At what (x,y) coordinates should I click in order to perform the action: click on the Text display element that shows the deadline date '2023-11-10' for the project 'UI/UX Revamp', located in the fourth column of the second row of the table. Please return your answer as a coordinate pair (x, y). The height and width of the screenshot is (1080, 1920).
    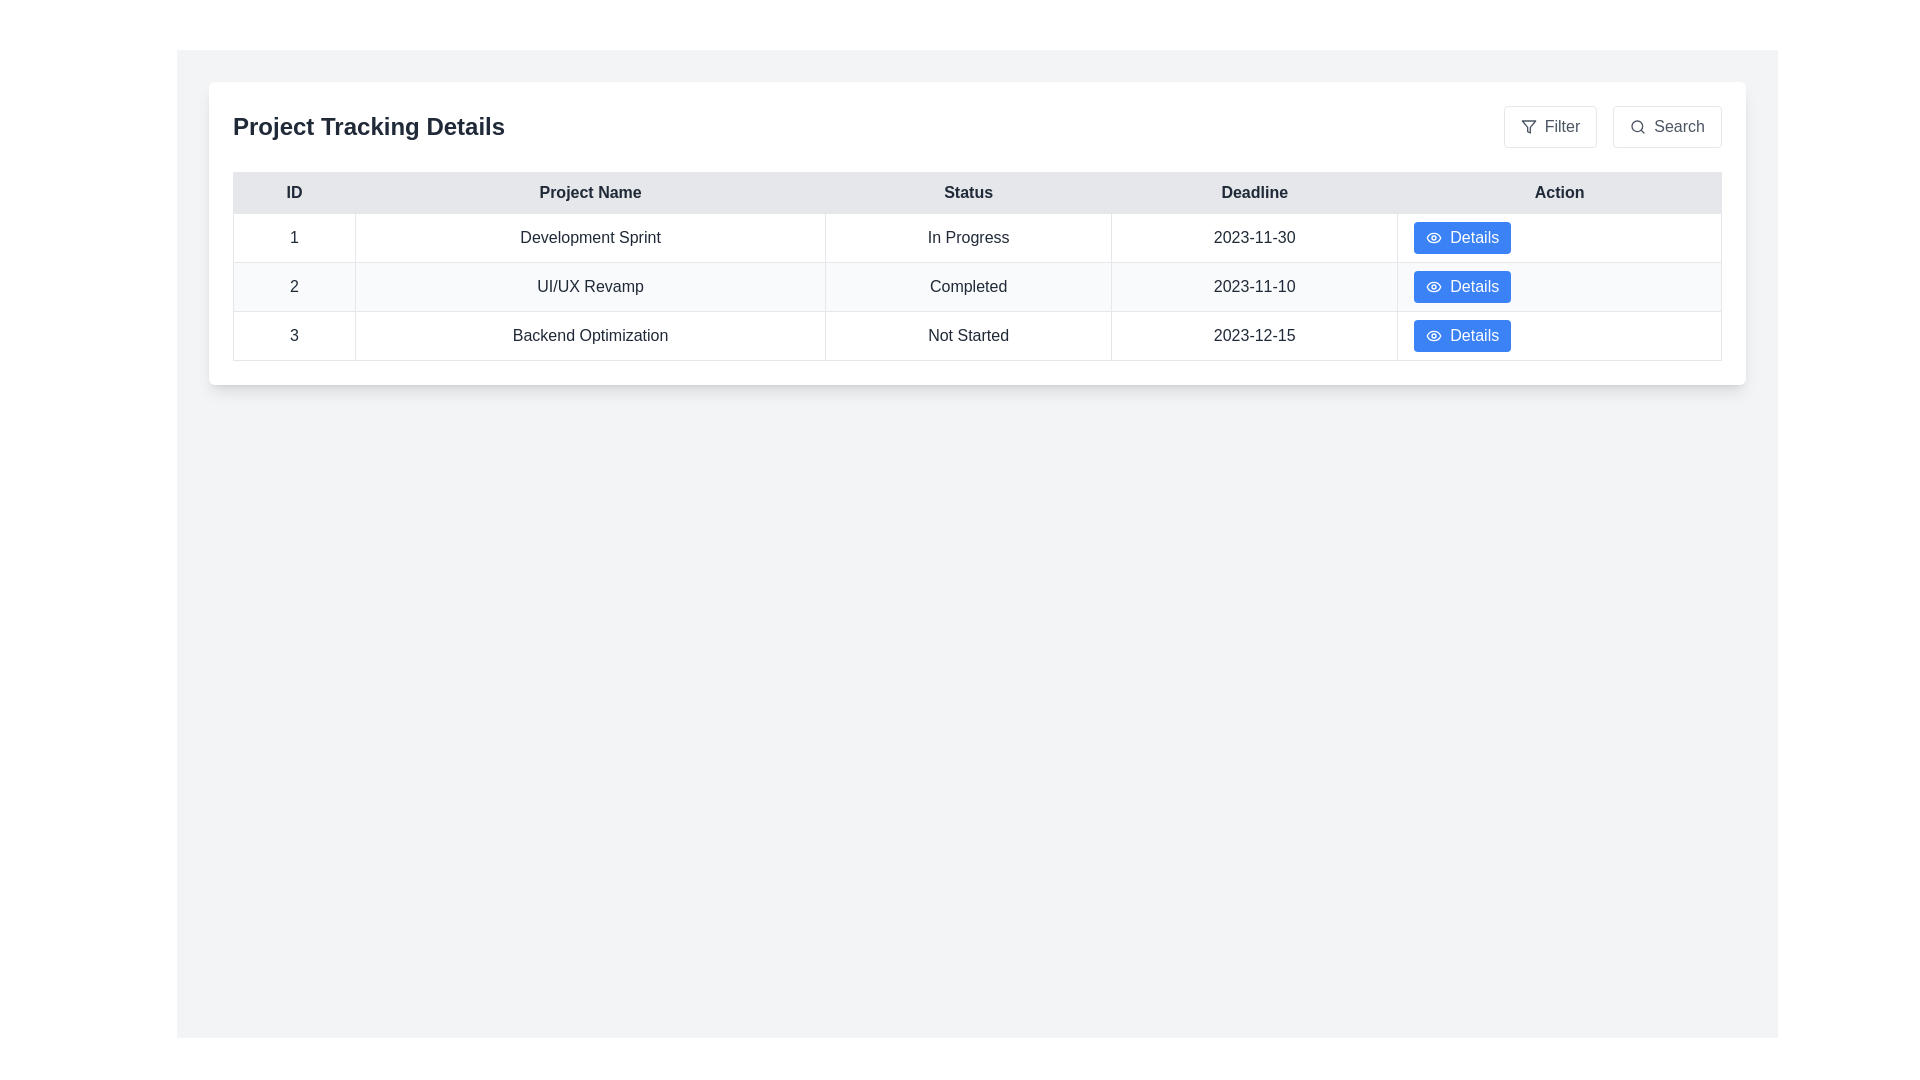
    Looking at the image, I should click on (1253, 286).